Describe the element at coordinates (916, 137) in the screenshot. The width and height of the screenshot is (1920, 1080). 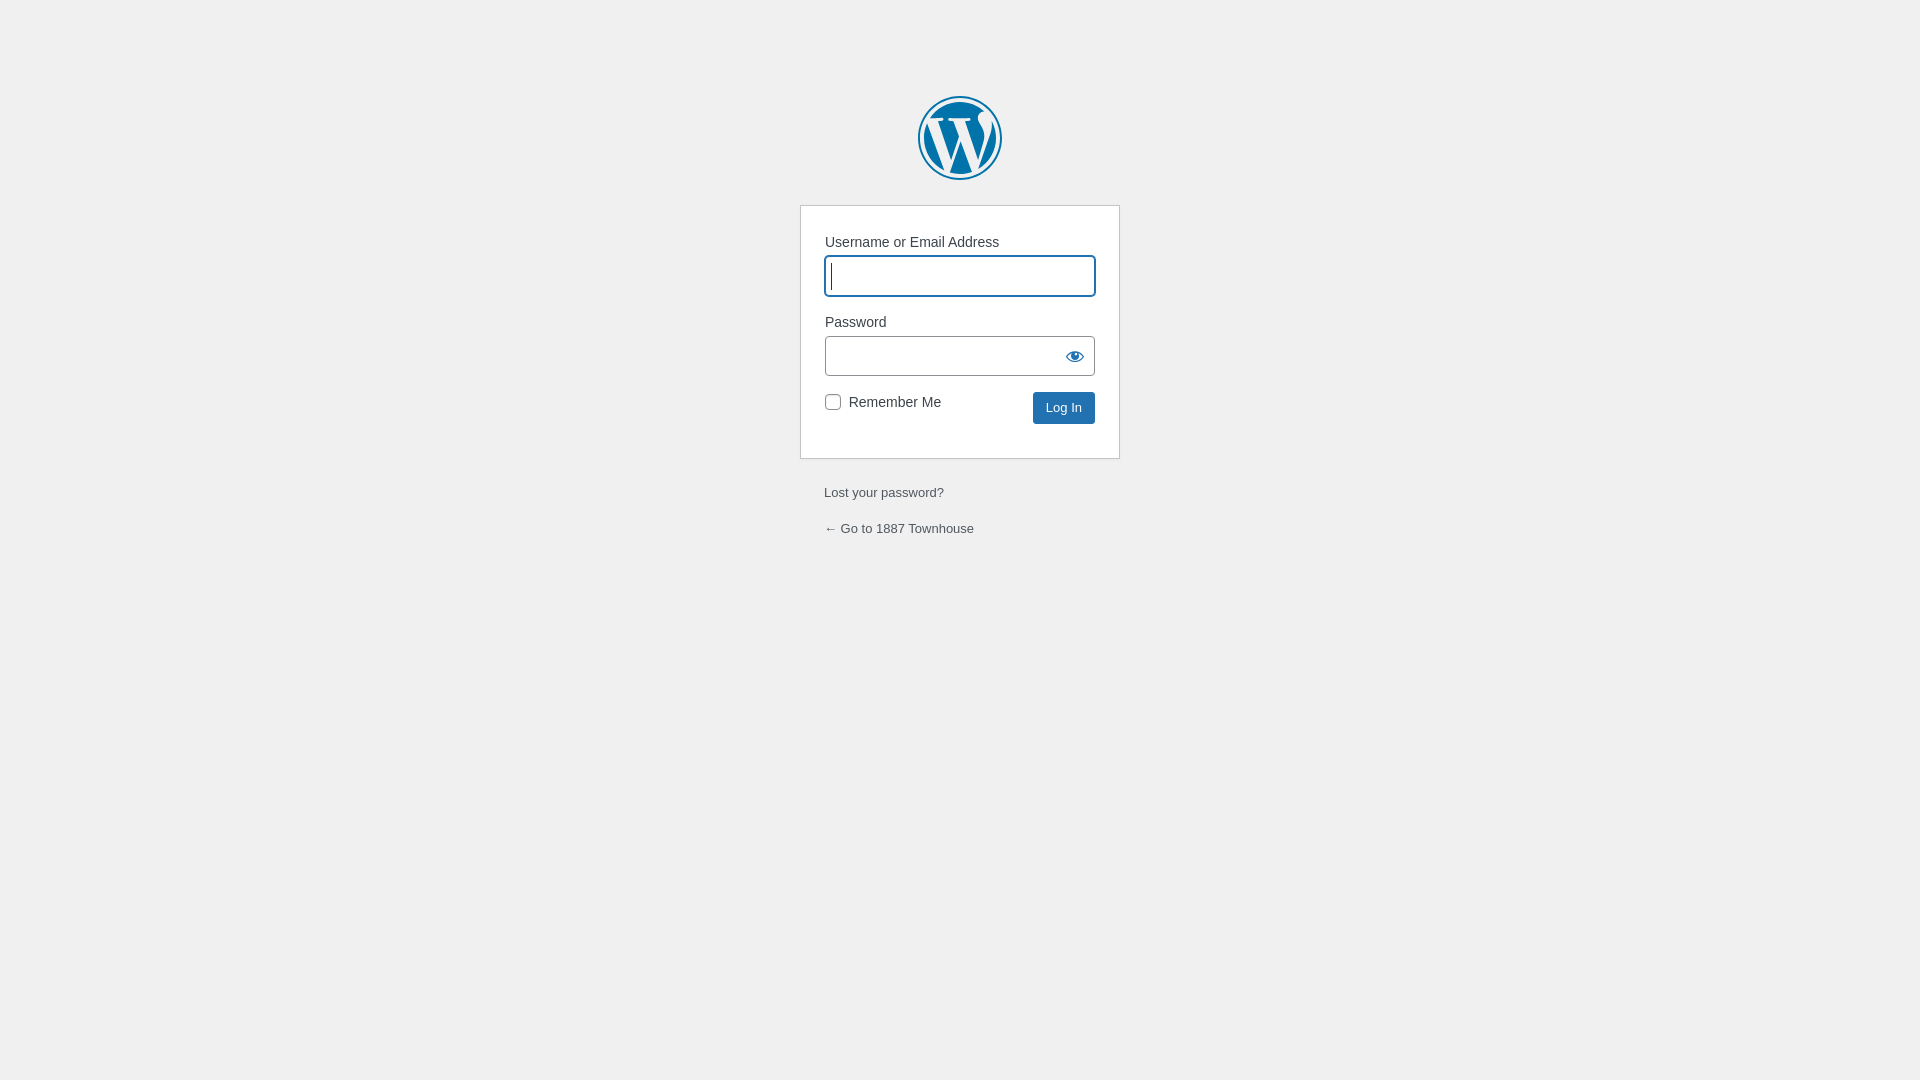
I see `'Powered by WordPress'` at that location.